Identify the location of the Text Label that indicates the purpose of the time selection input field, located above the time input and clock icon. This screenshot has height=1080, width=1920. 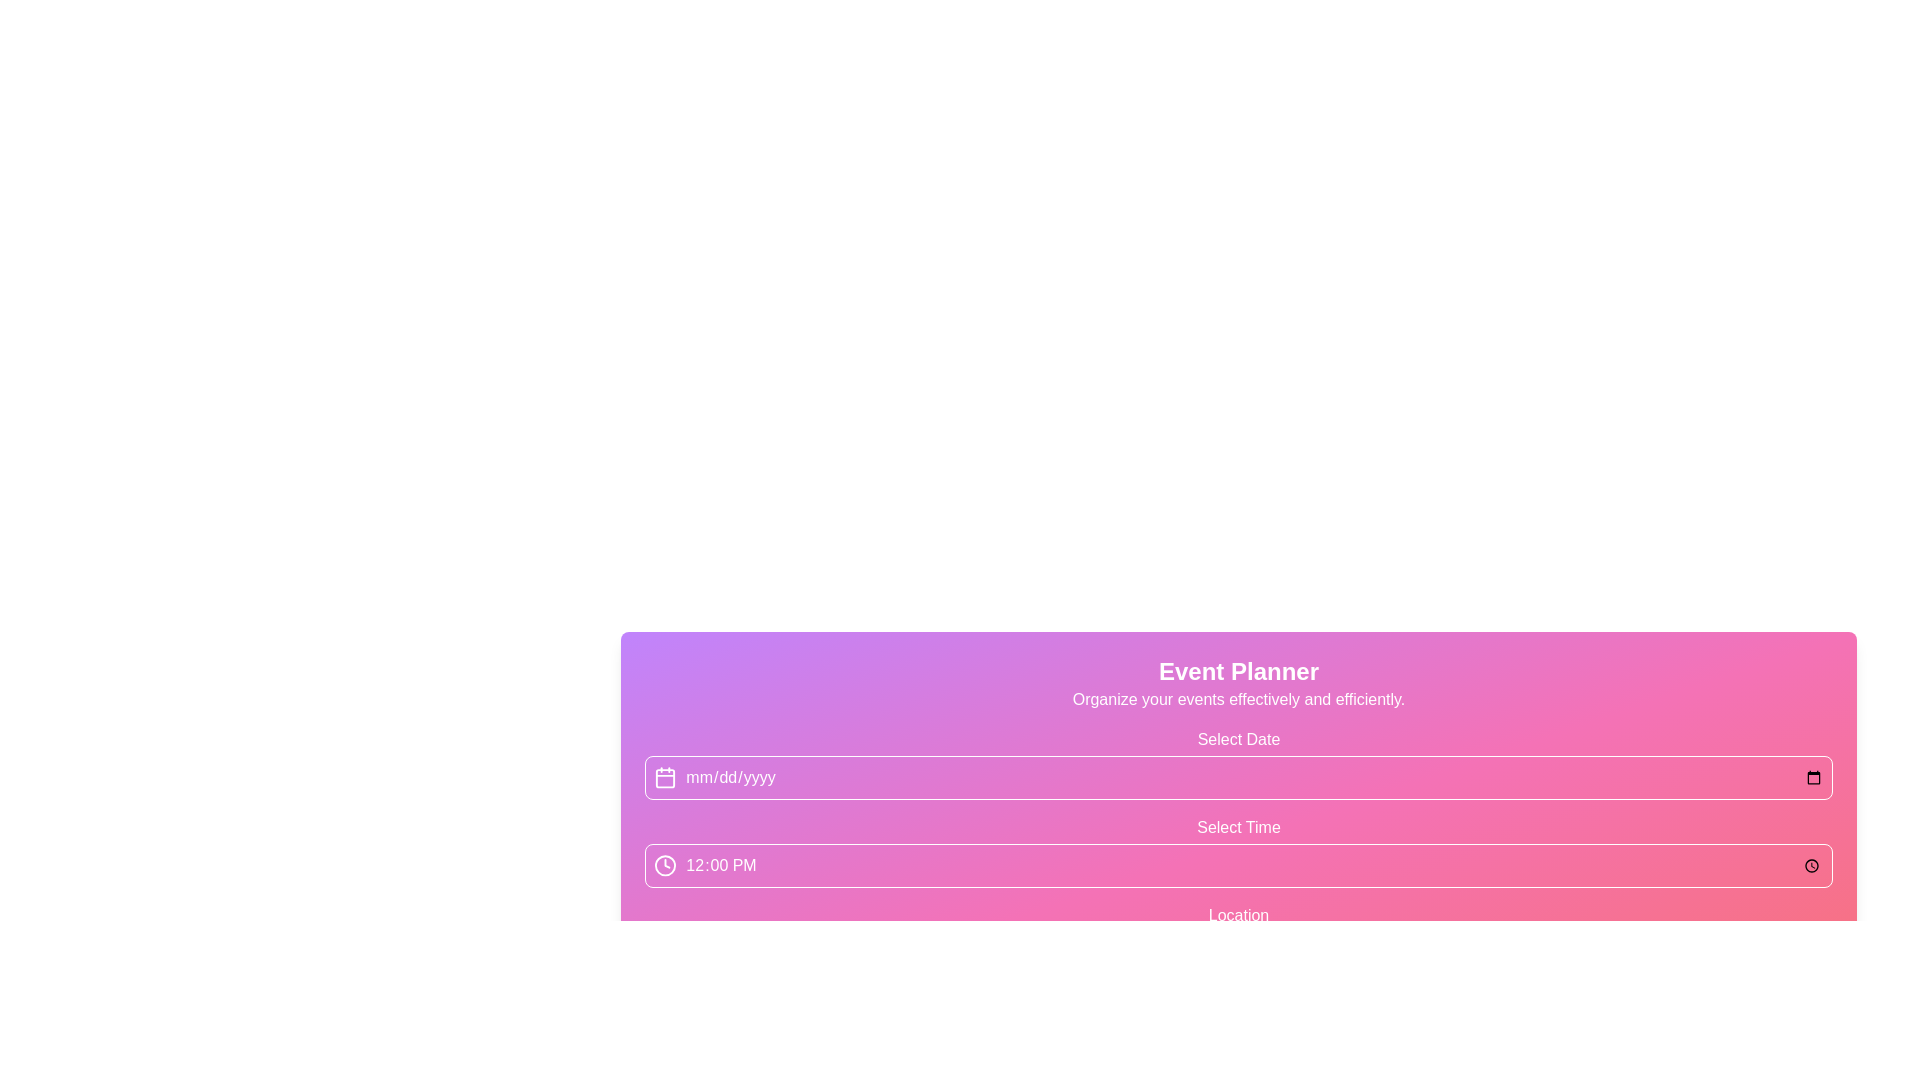
(1237, 828).